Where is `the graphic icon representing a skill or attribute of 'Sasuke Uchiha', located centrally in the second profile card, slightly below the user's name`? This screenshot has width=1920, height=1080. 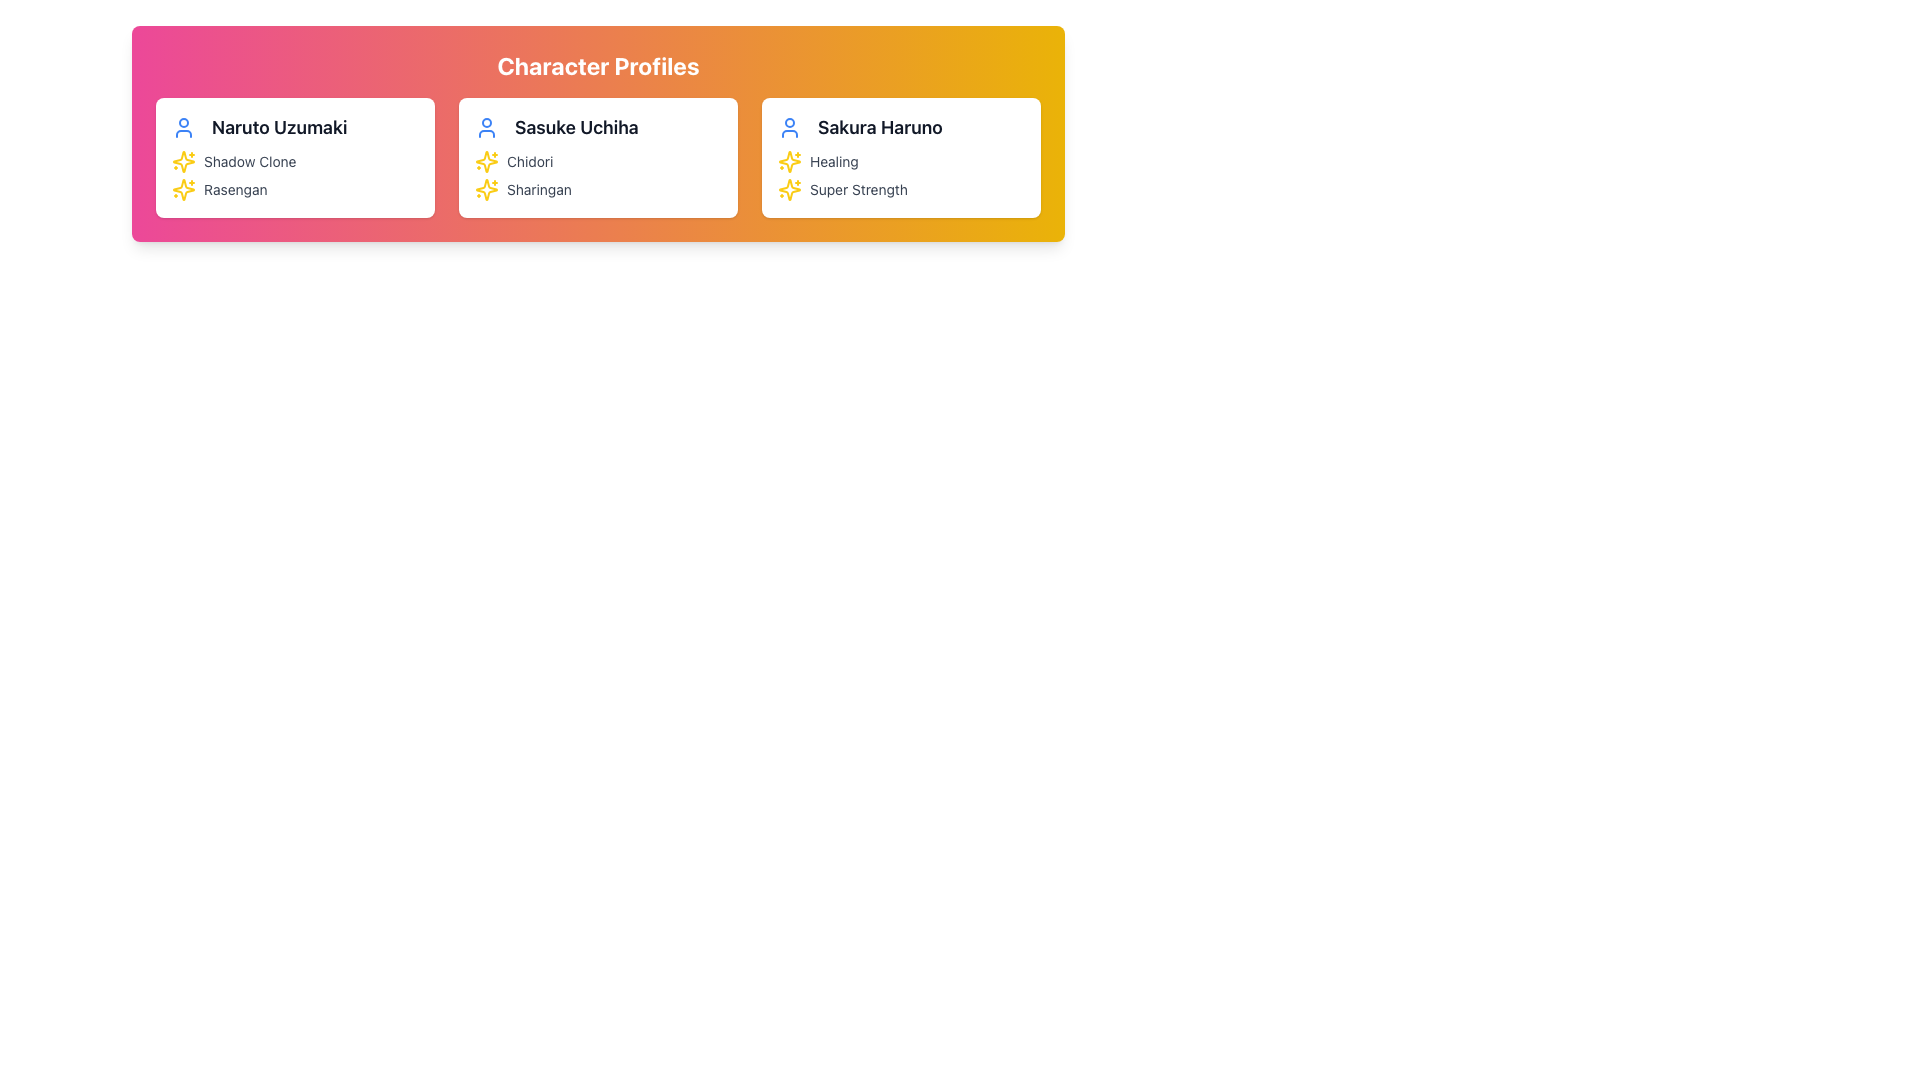 the graphic icon representing a skill or attribute of 'Sasuke Uchiha', located centrally in the second profile card, slightly below the user's name is located at coordinates (486, 161).